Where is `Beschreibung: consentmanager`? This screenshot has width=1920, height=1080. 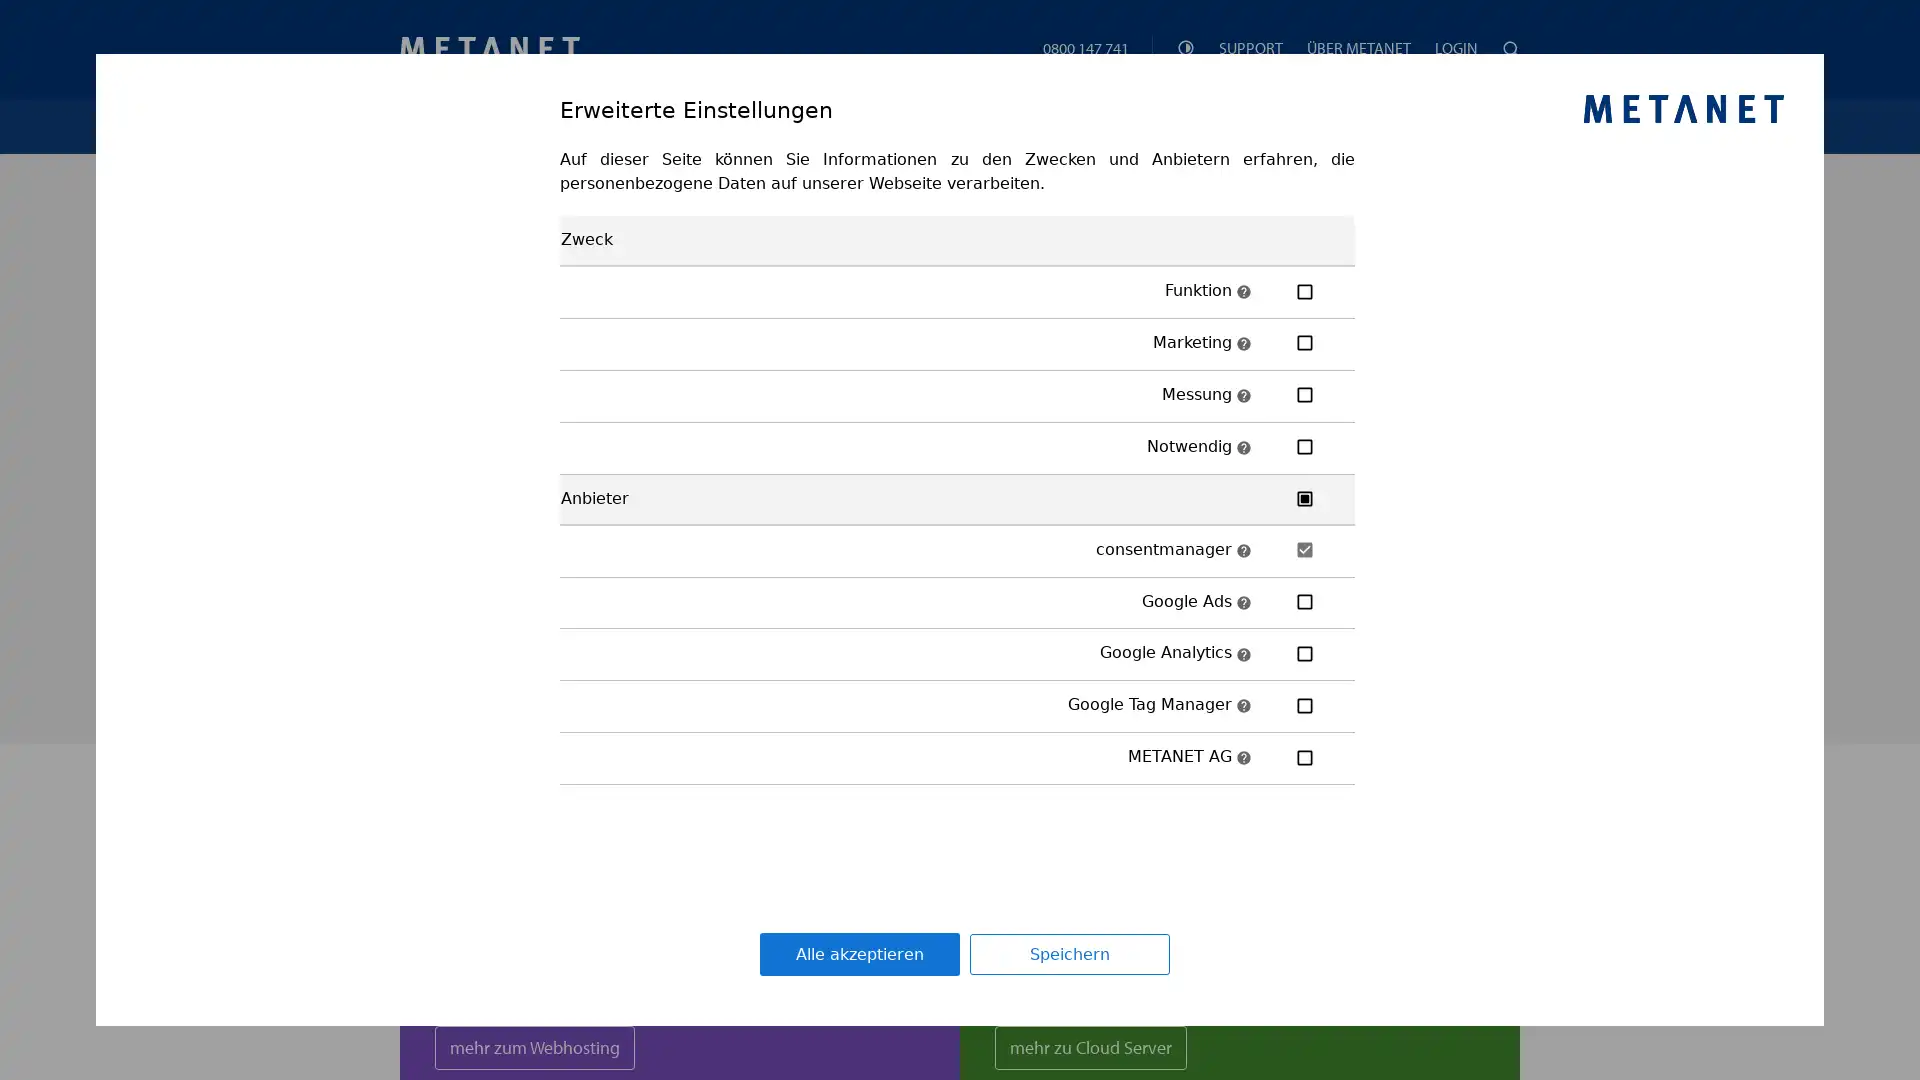 Beschreibung: consentmanager is located at coordinates (1242, 548).